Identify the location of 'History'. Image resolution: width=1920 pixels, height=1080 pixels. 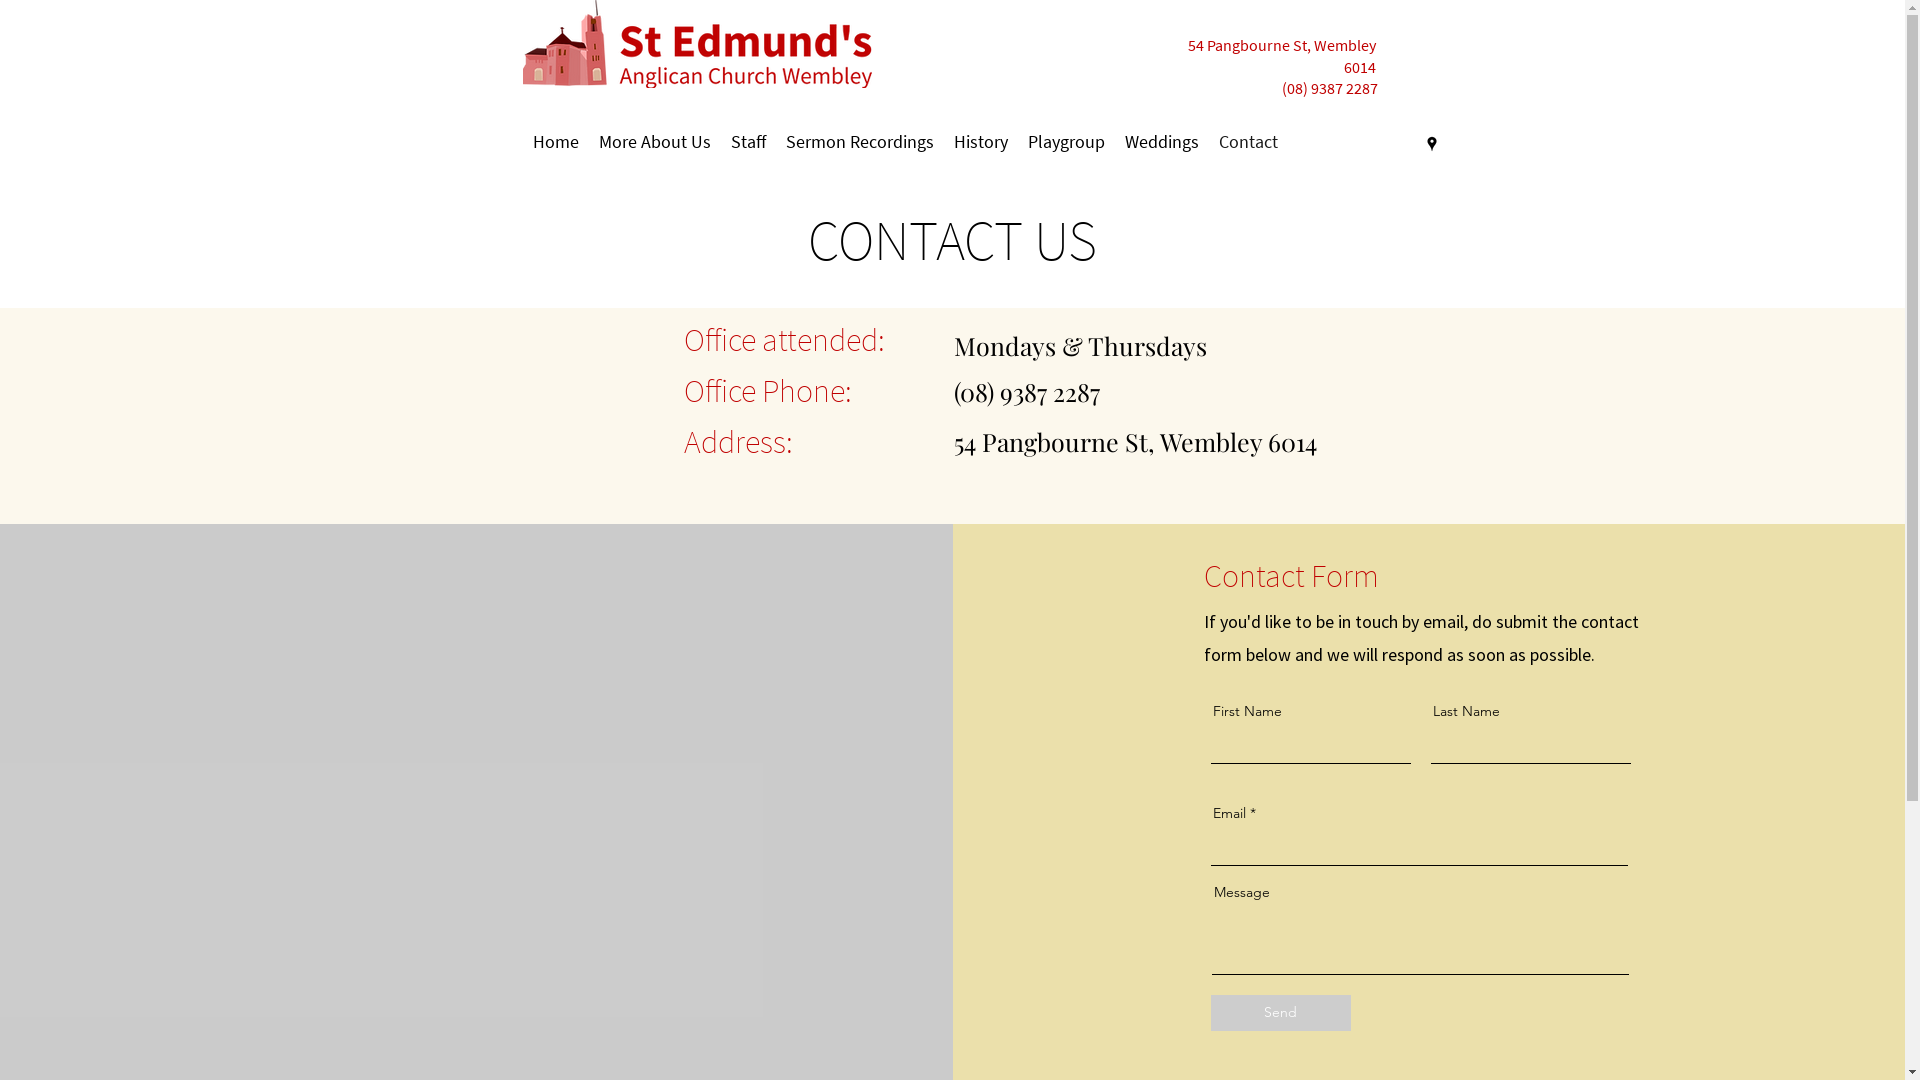
(980, 141).